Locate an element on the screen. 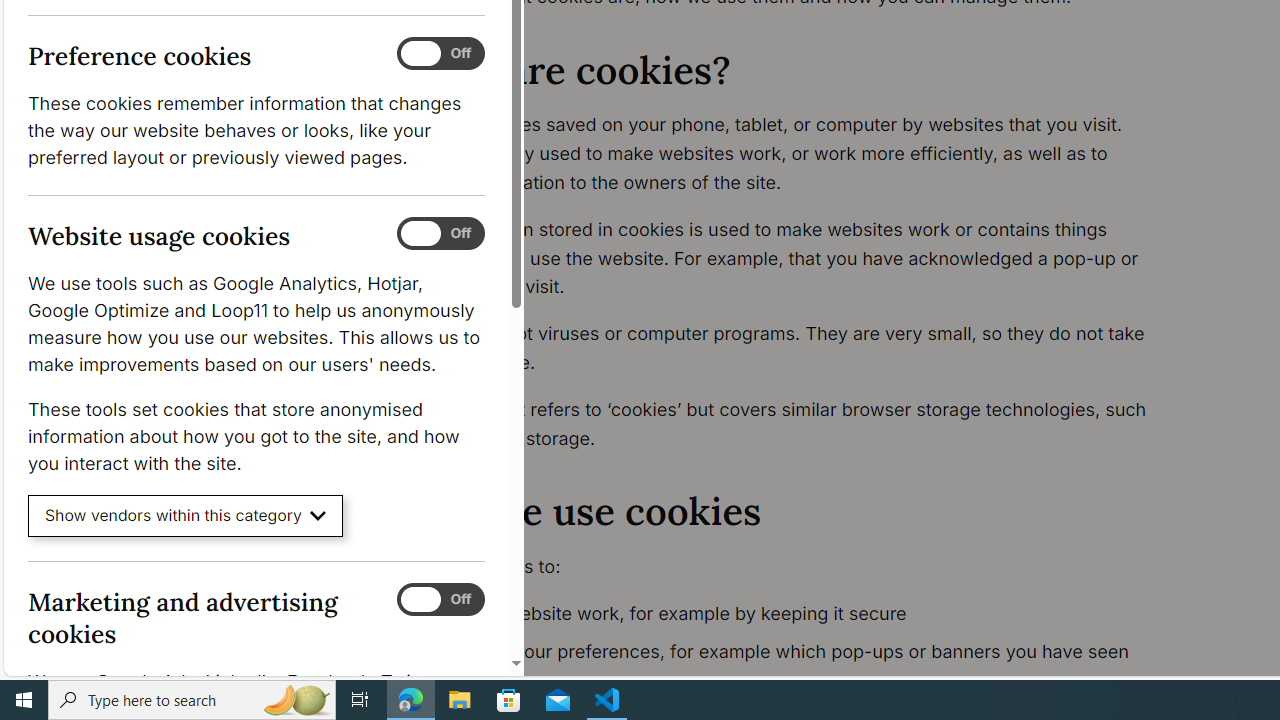 The image size is (1280, 720). 'Show vendors within this category' is located at coordinates (185, 515).